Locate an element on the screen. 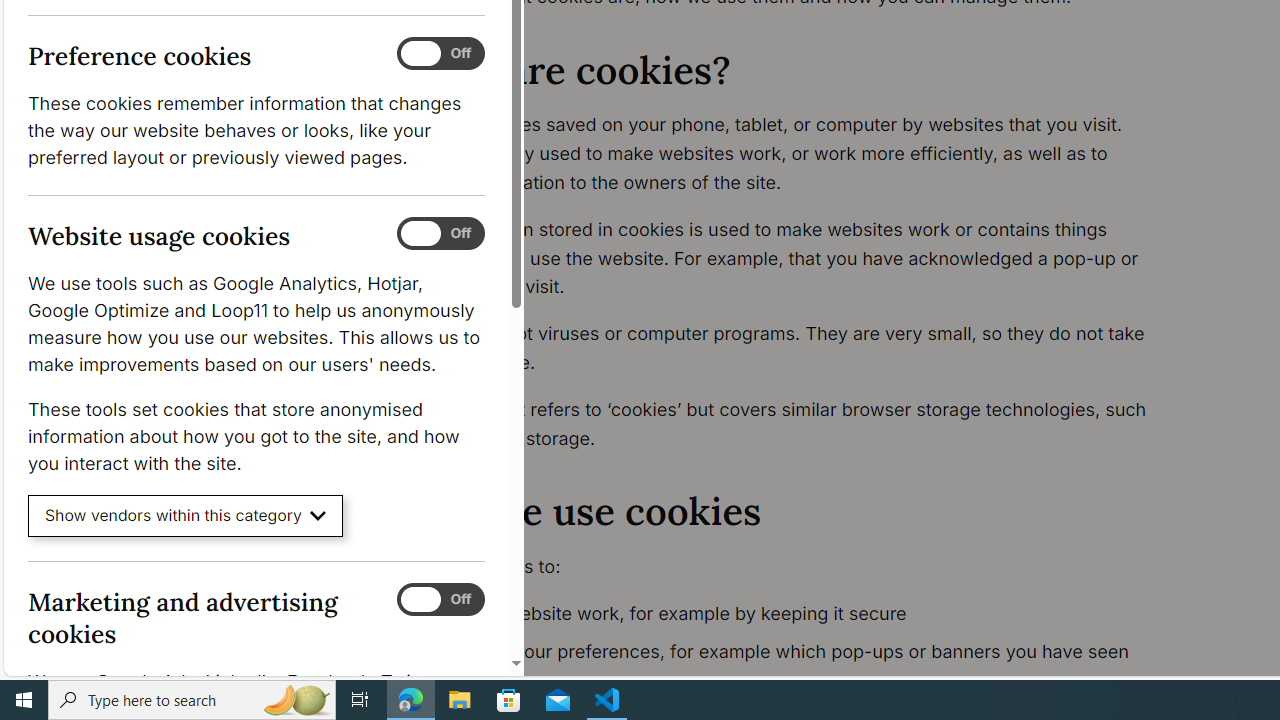 The image size is (1280, 720). 'Show vendors within this category' is located at coordinates (185, 515).